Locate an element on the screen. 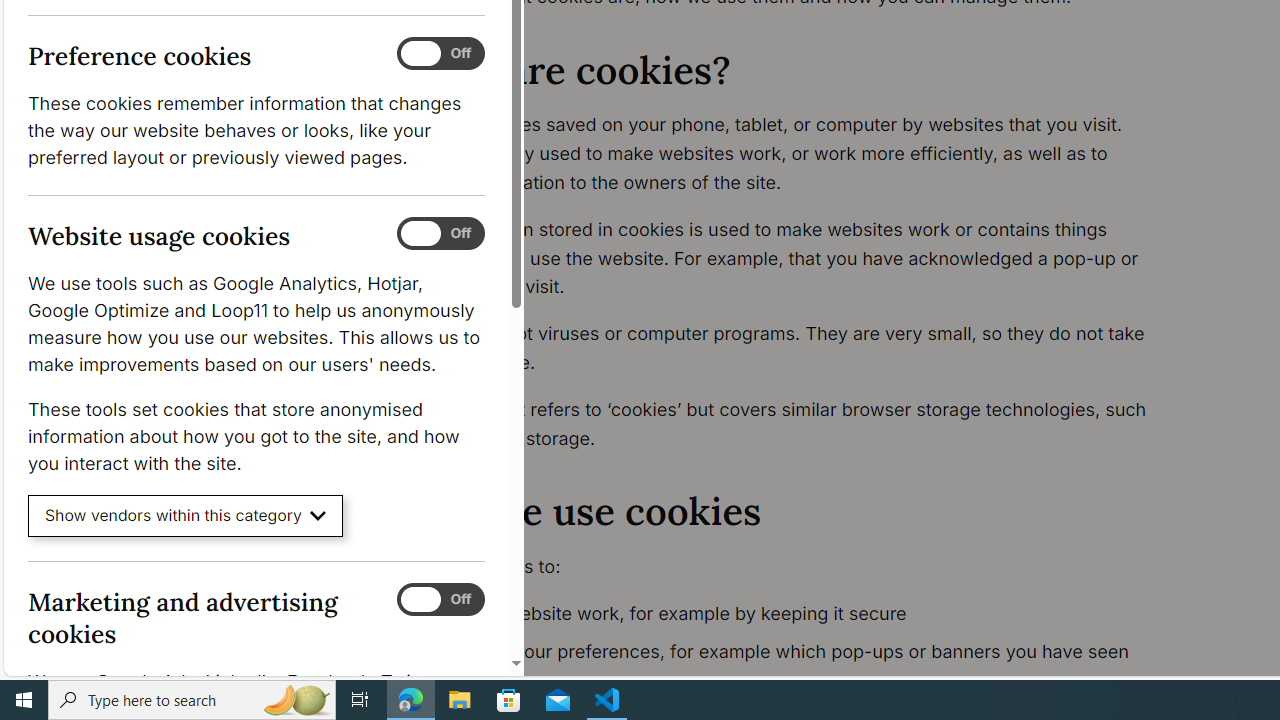 The image size is (1280, 720). 'Show vendors within this category' is located at coordinates (185, 515).